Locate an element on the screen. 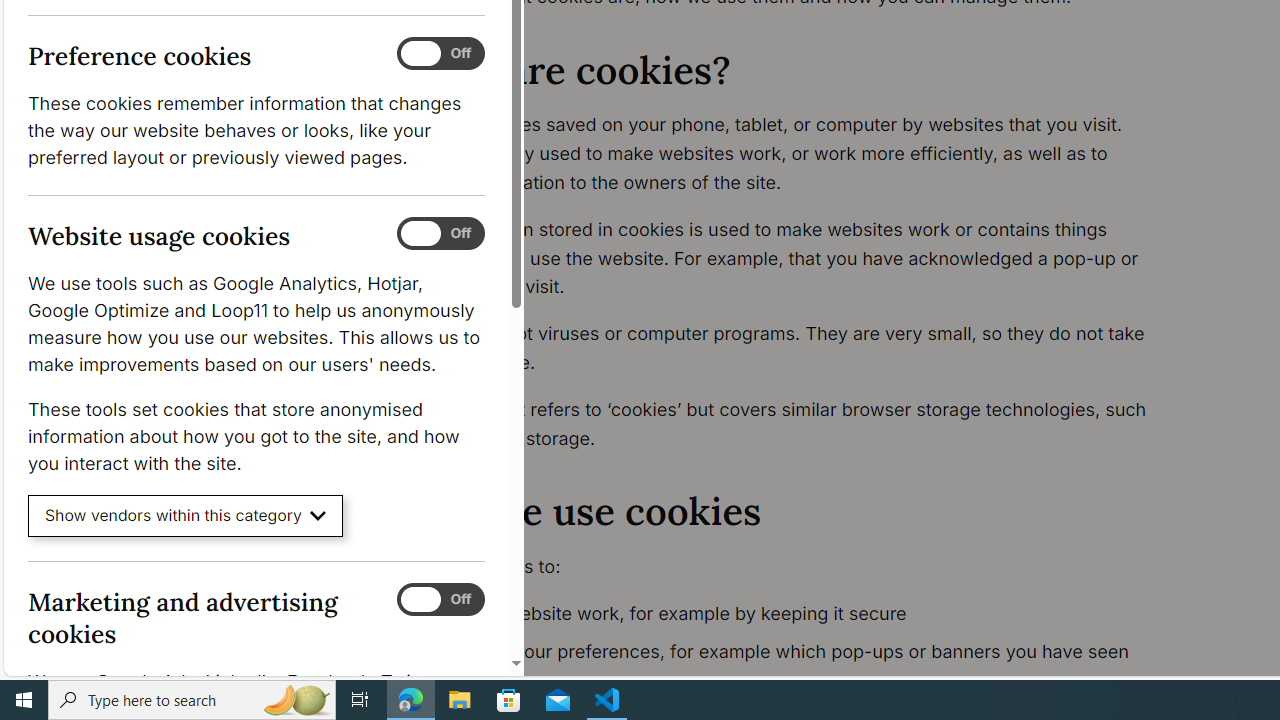 The image size is (1280, 720). 'Show vendors within this category' is located at coordinates (185, 515).